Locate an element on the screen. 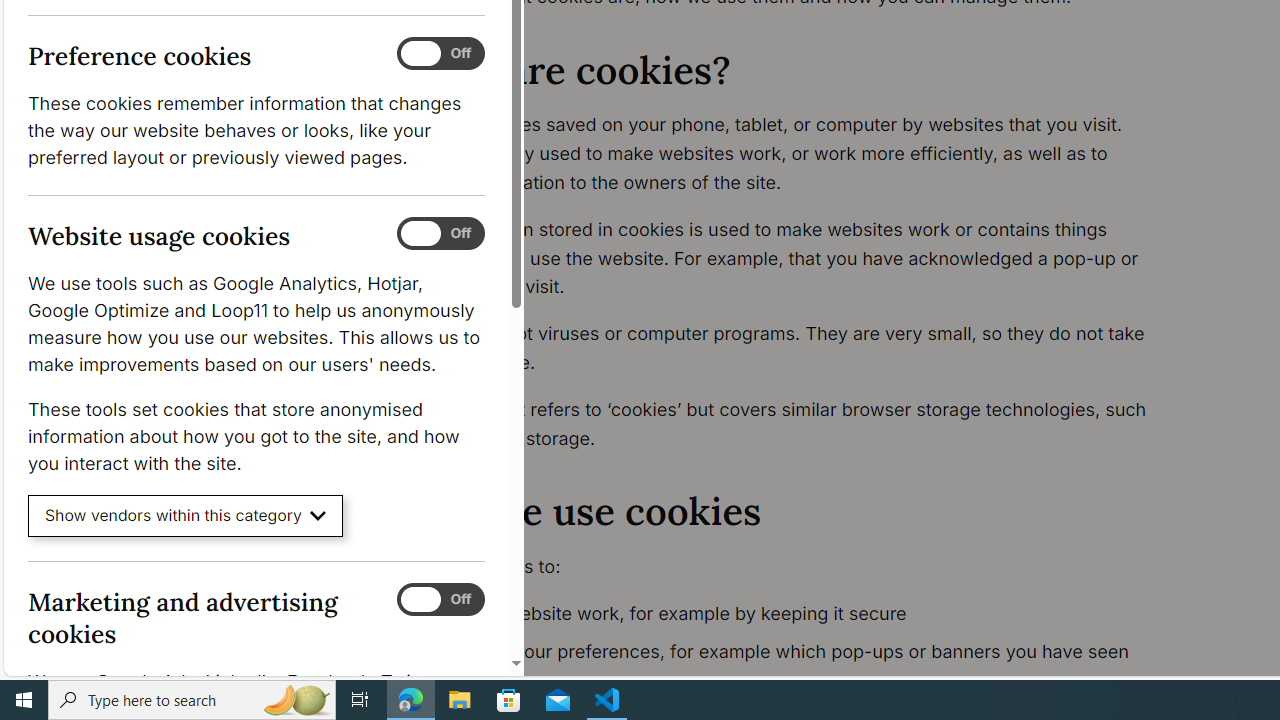 The image size is (1280, 720). 'Show vendors within this category' is located at coordinates (185, 515).